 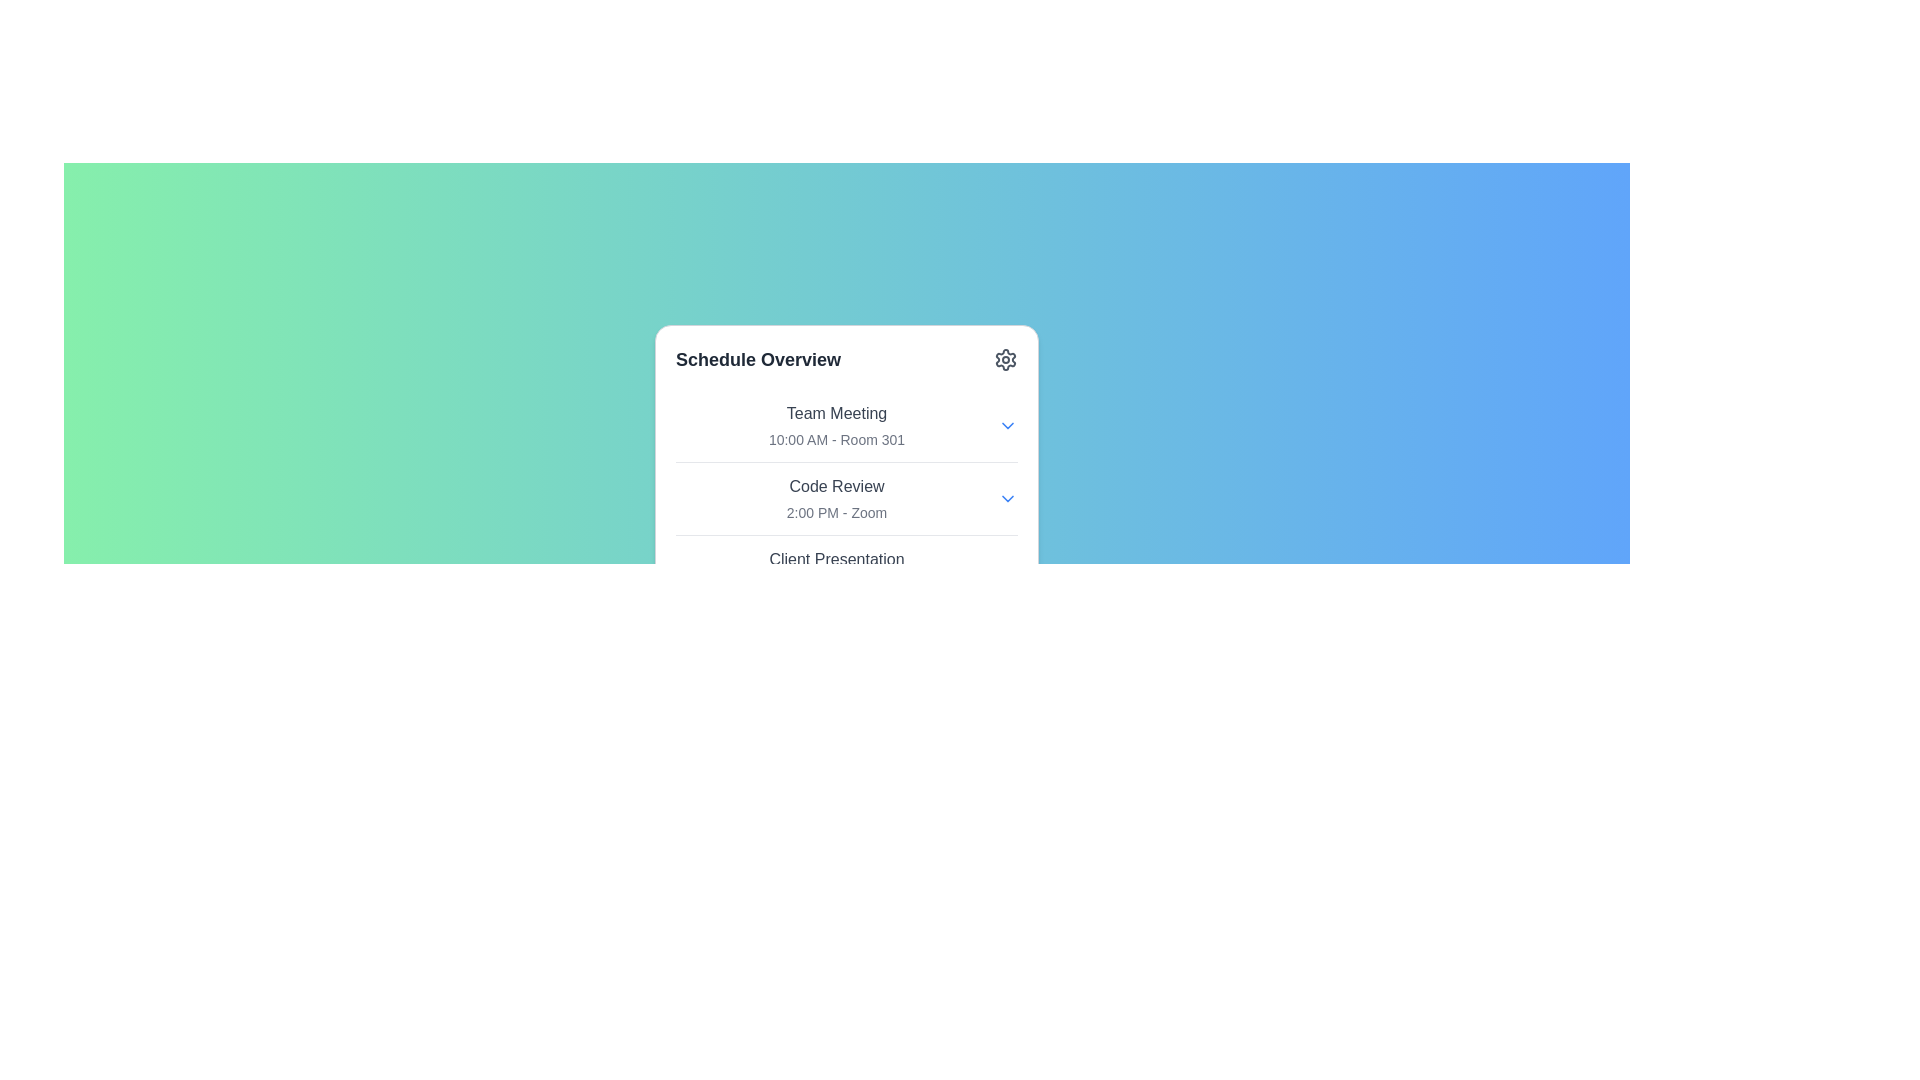 What do you see at coordinates (836, 424) in the screenshot?
I see `the information displayed in the first entry of the scheduled items, which is an informational text block within the 'Schedule Overview' card` at bounding box center [836, 424].